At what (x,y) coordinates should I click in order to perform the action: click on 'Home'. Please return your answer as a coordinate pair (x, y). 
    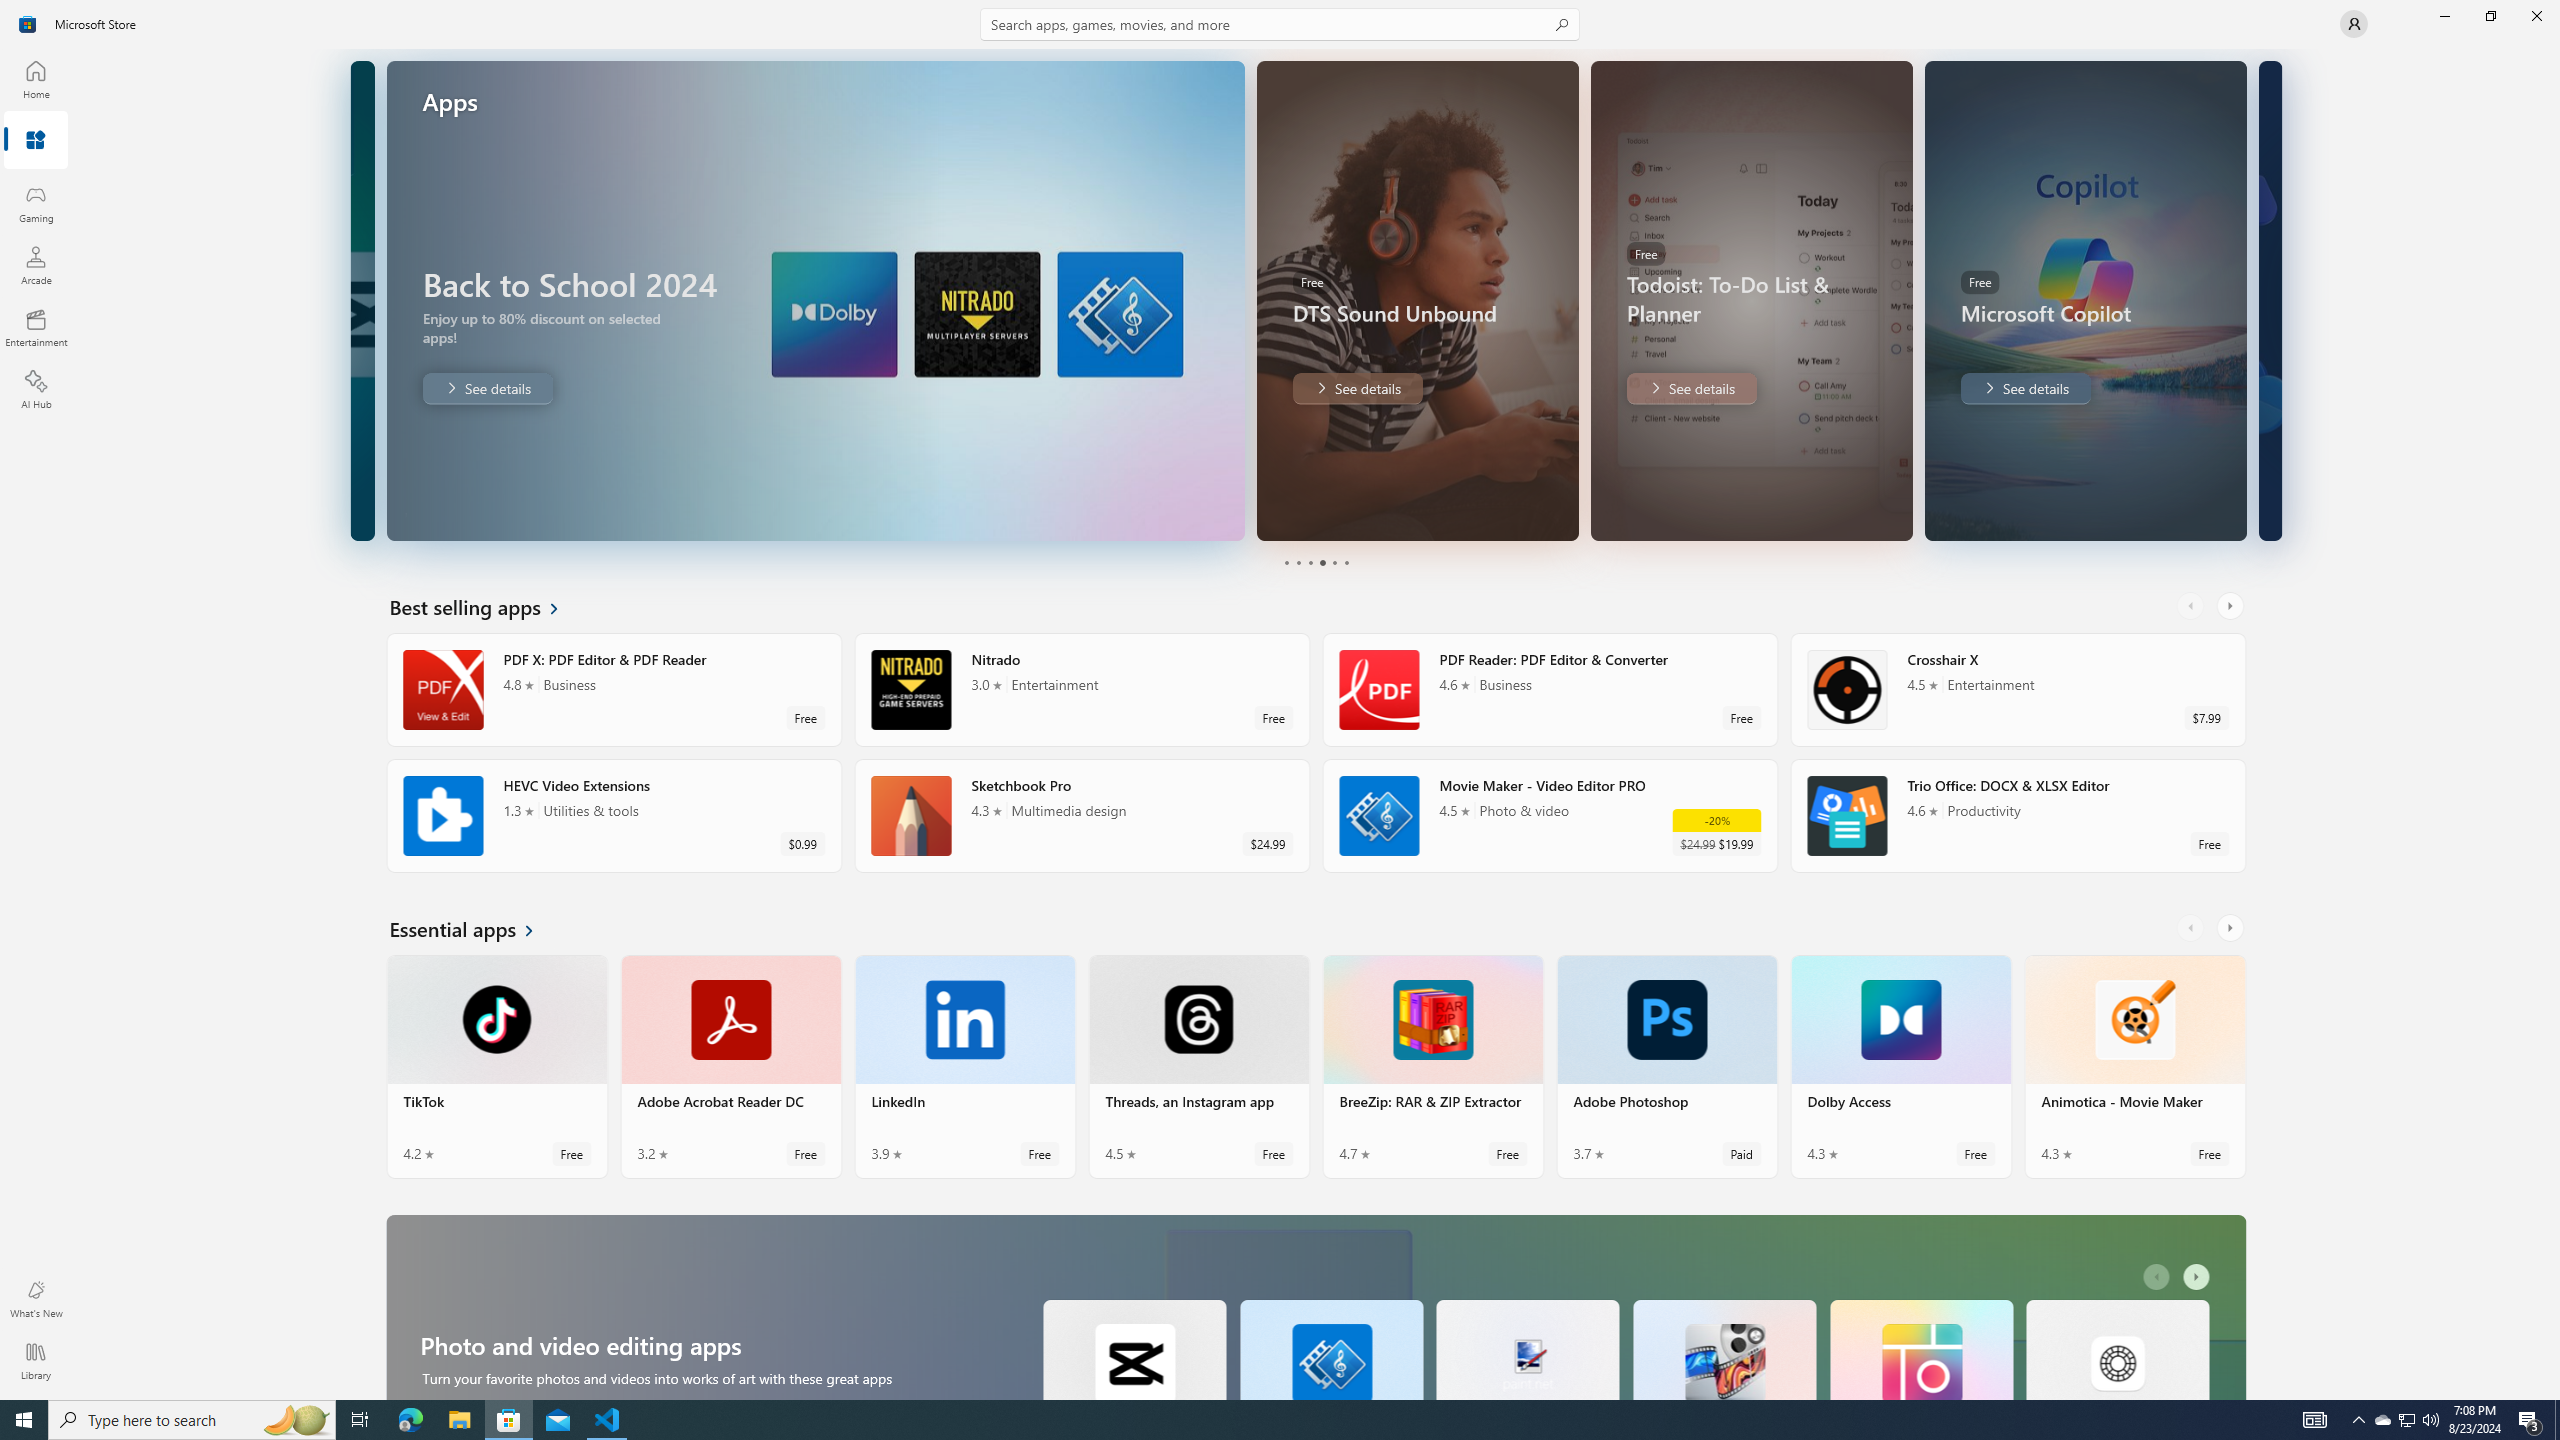
    Looking at the image, I should click on (34, 78).